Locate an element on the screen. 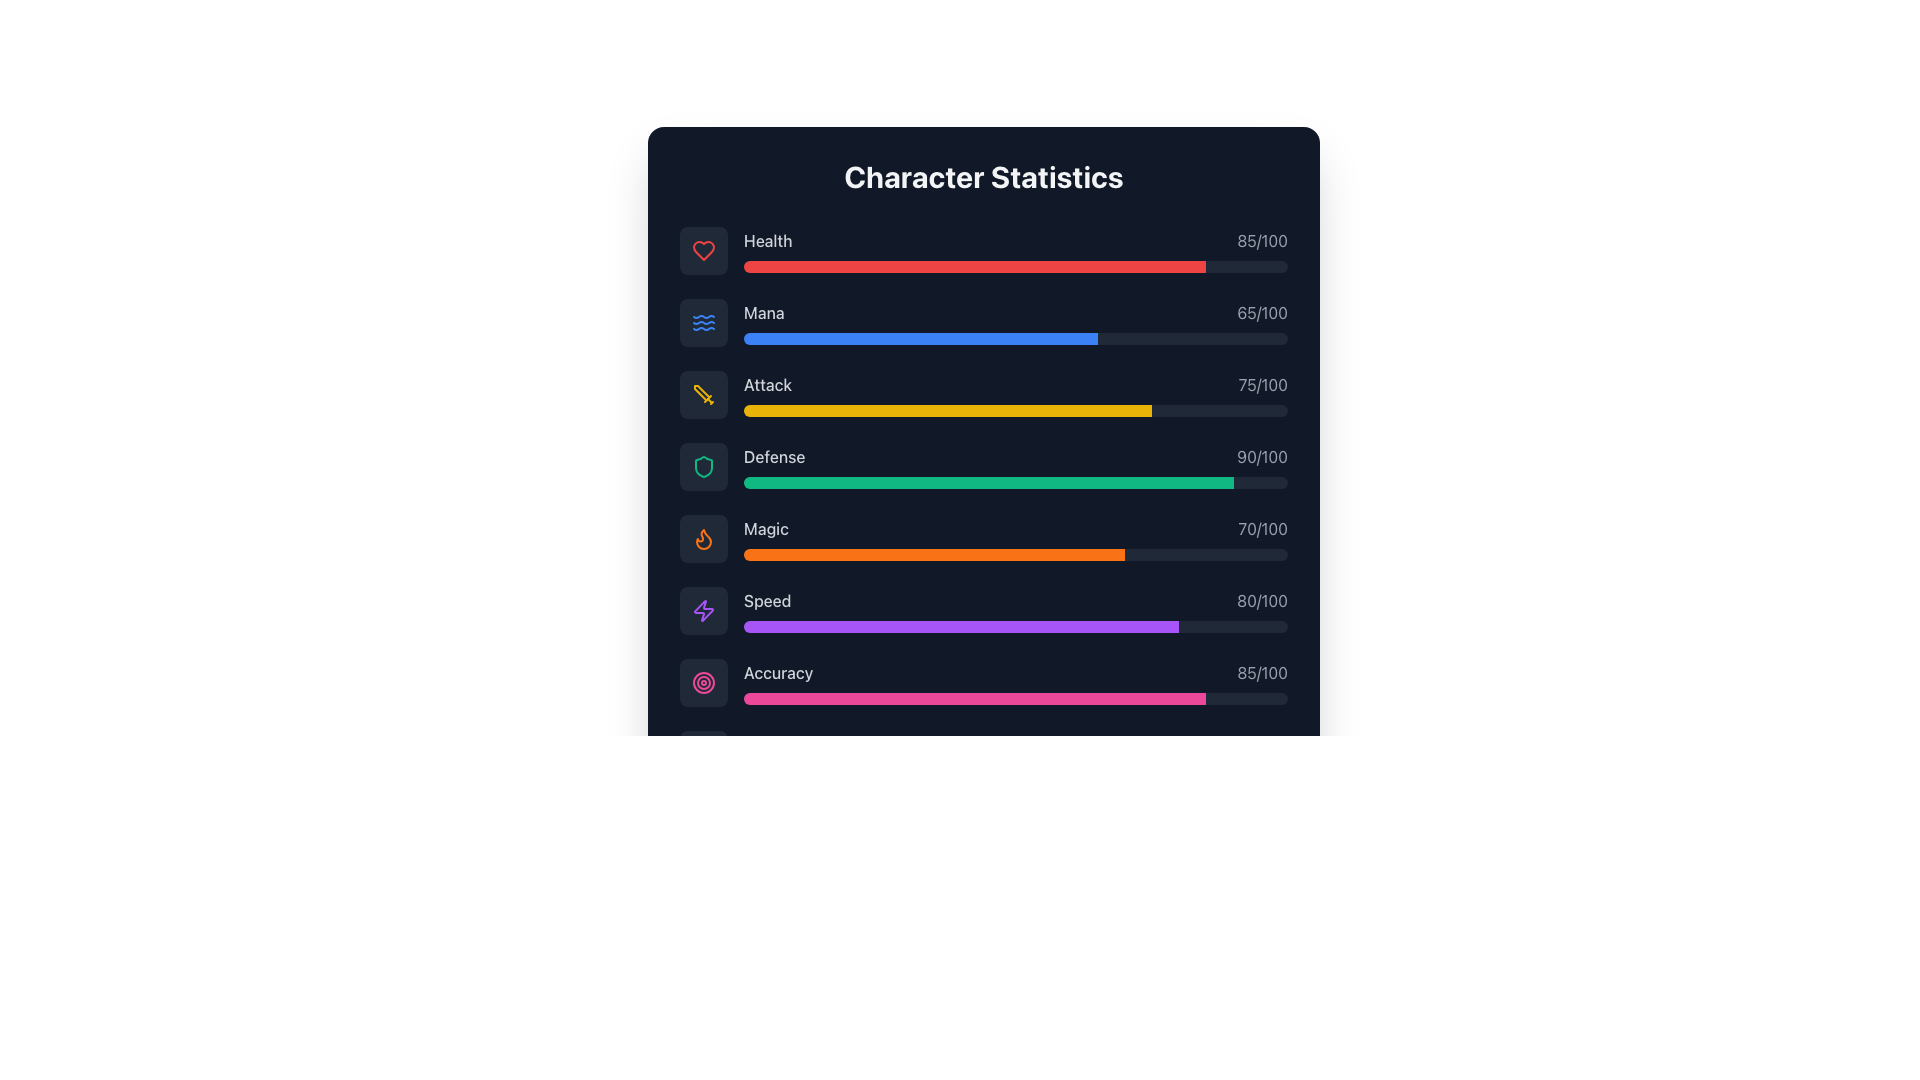 This screenshot has height=1080, width=1920. the progress indicator for the 'Mana' metric, which visually represents a completion level of 65 out of 100, located in the statistics panel beneath the 'Mana' label is located at coordinates (919, 338).